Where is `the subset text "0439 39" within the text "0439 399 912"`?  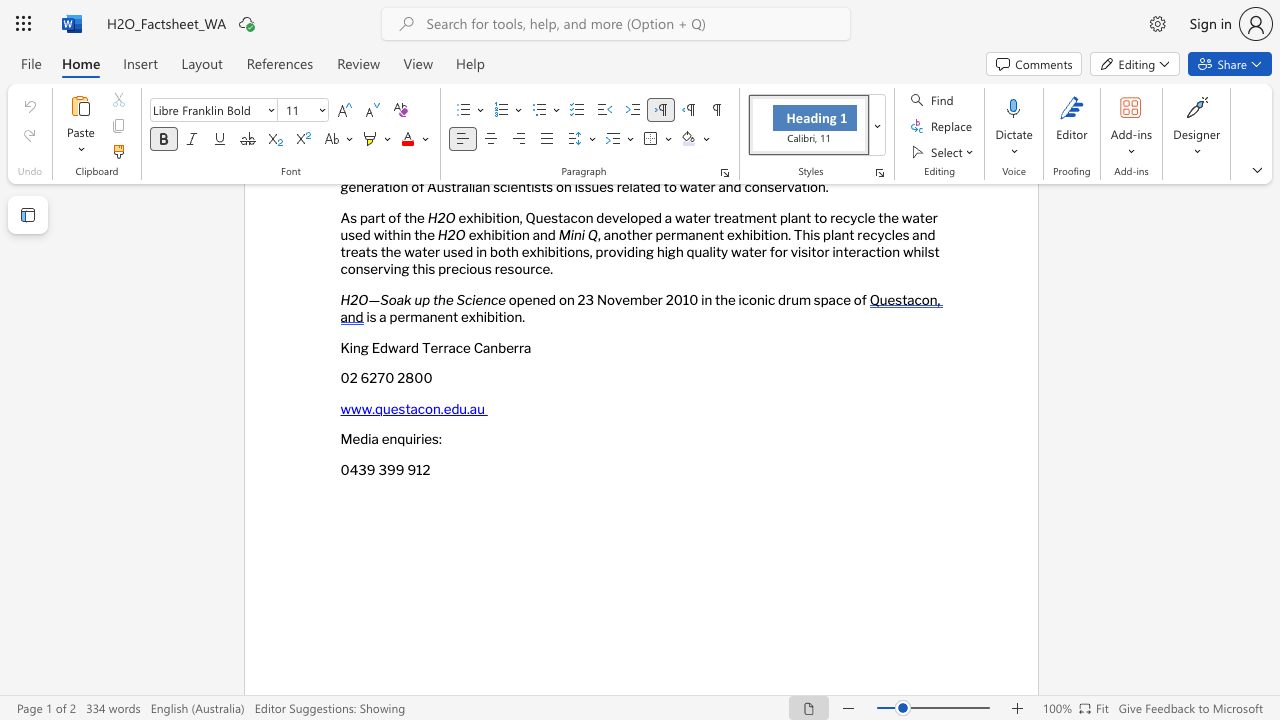
the subset text "0439 39" within the text "0439 399 912" is located at coordinates (340, 470).